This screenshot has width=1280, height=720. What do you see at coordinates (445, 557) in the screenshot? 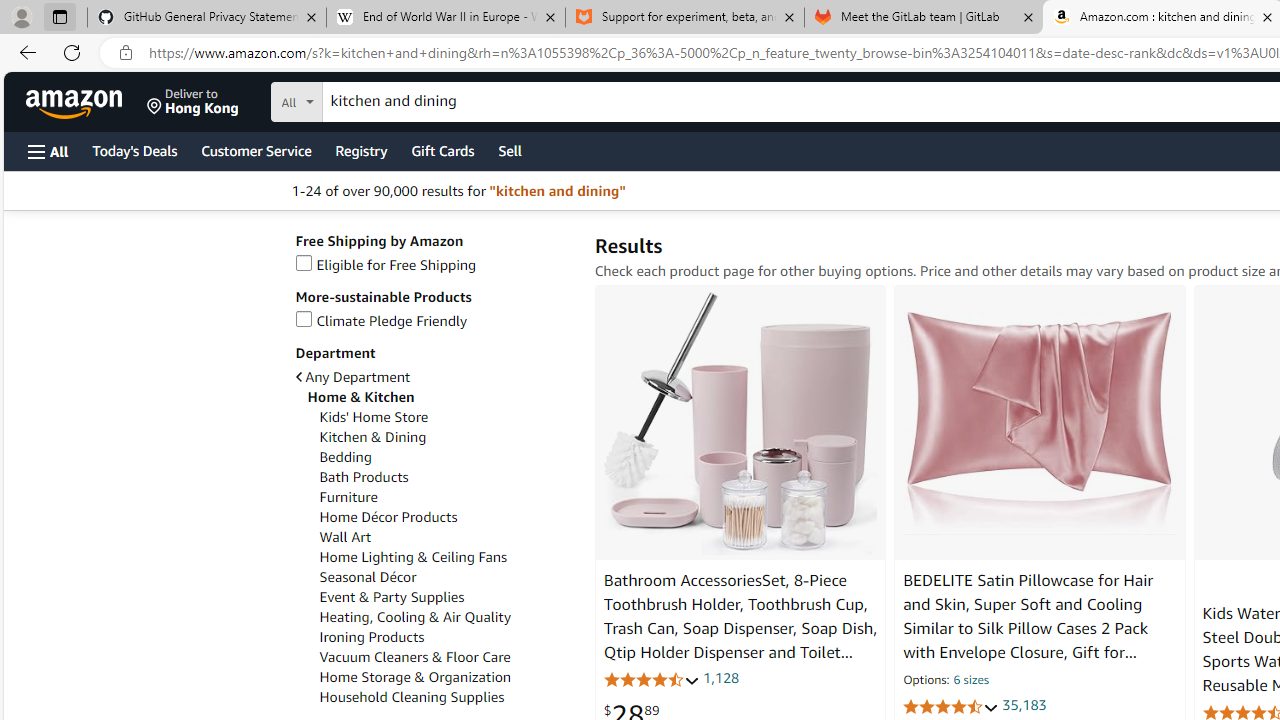
I see `'Home Lighting & Ceiling Fans'` at bounding box center [445, 557].